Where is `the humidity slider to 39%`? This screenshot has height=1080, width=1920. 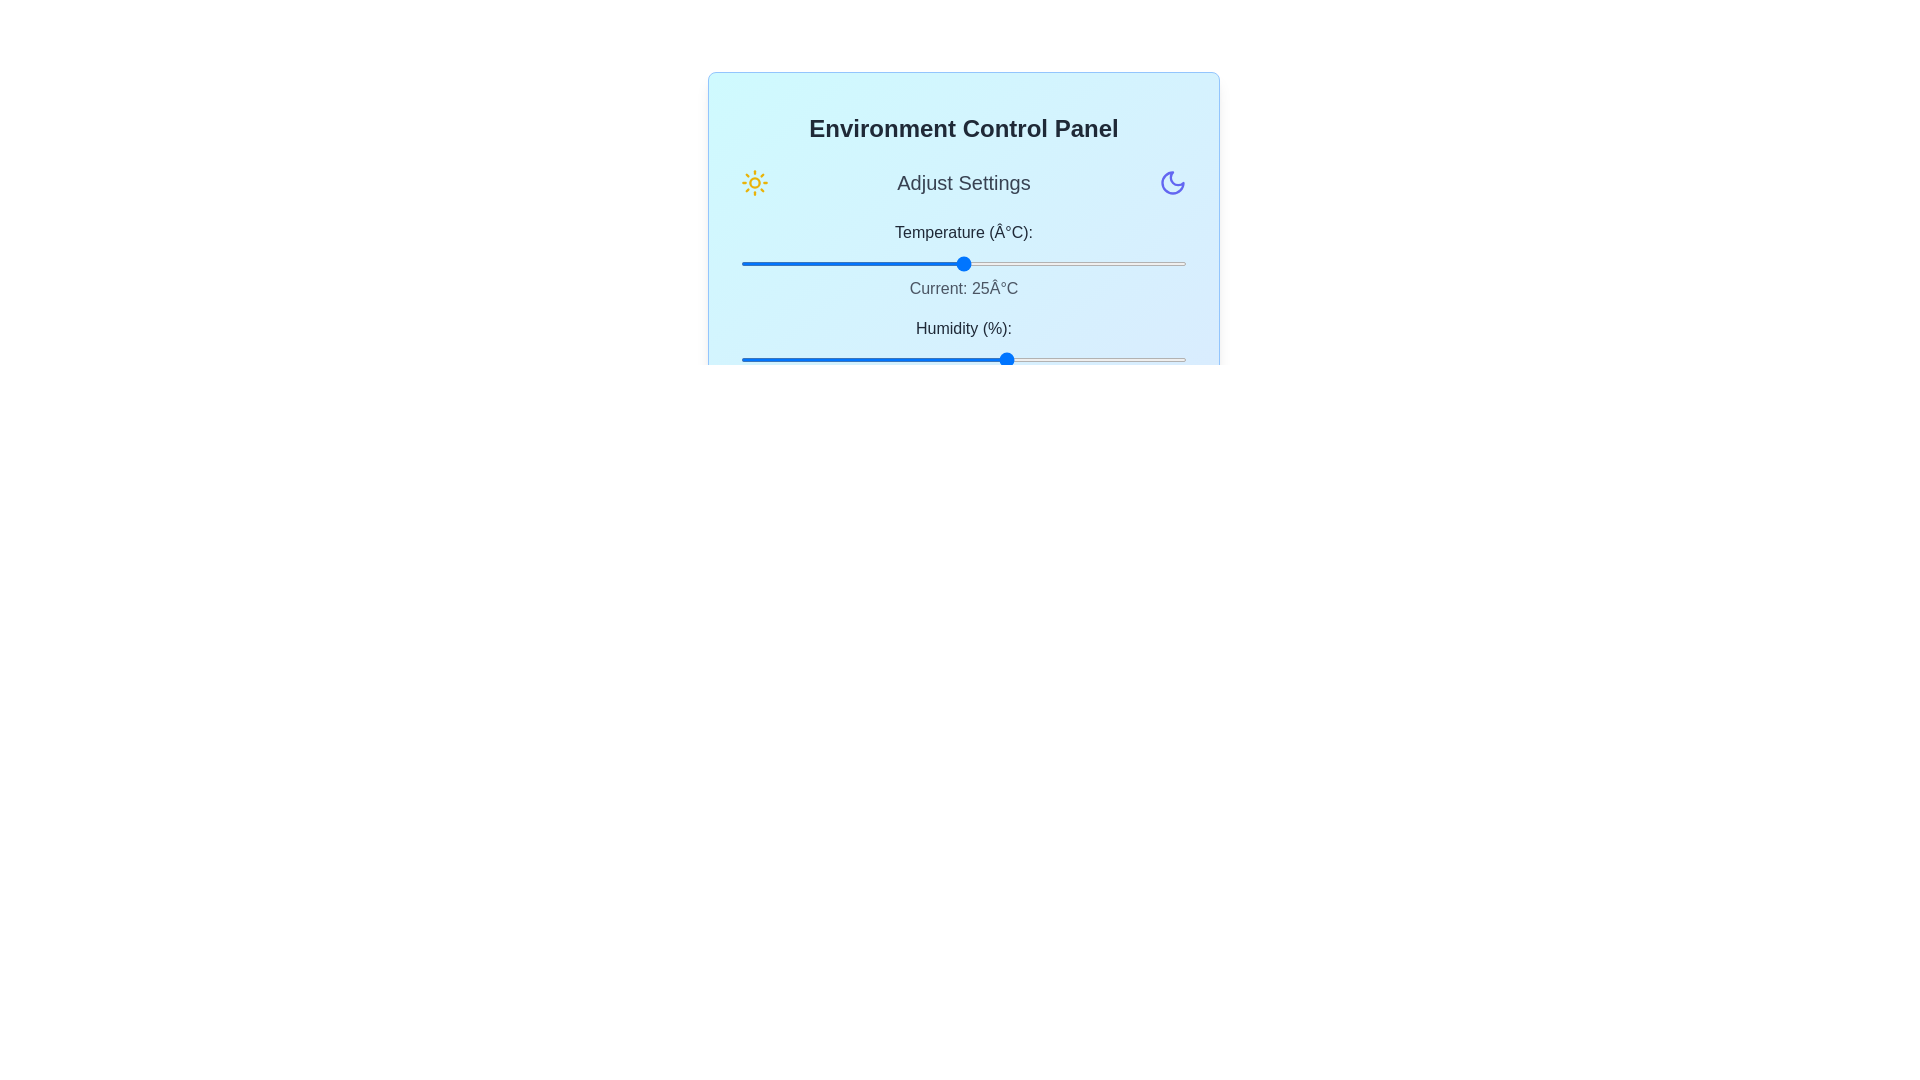 the humidity slider to 39% is located at coordinates (913, 358).